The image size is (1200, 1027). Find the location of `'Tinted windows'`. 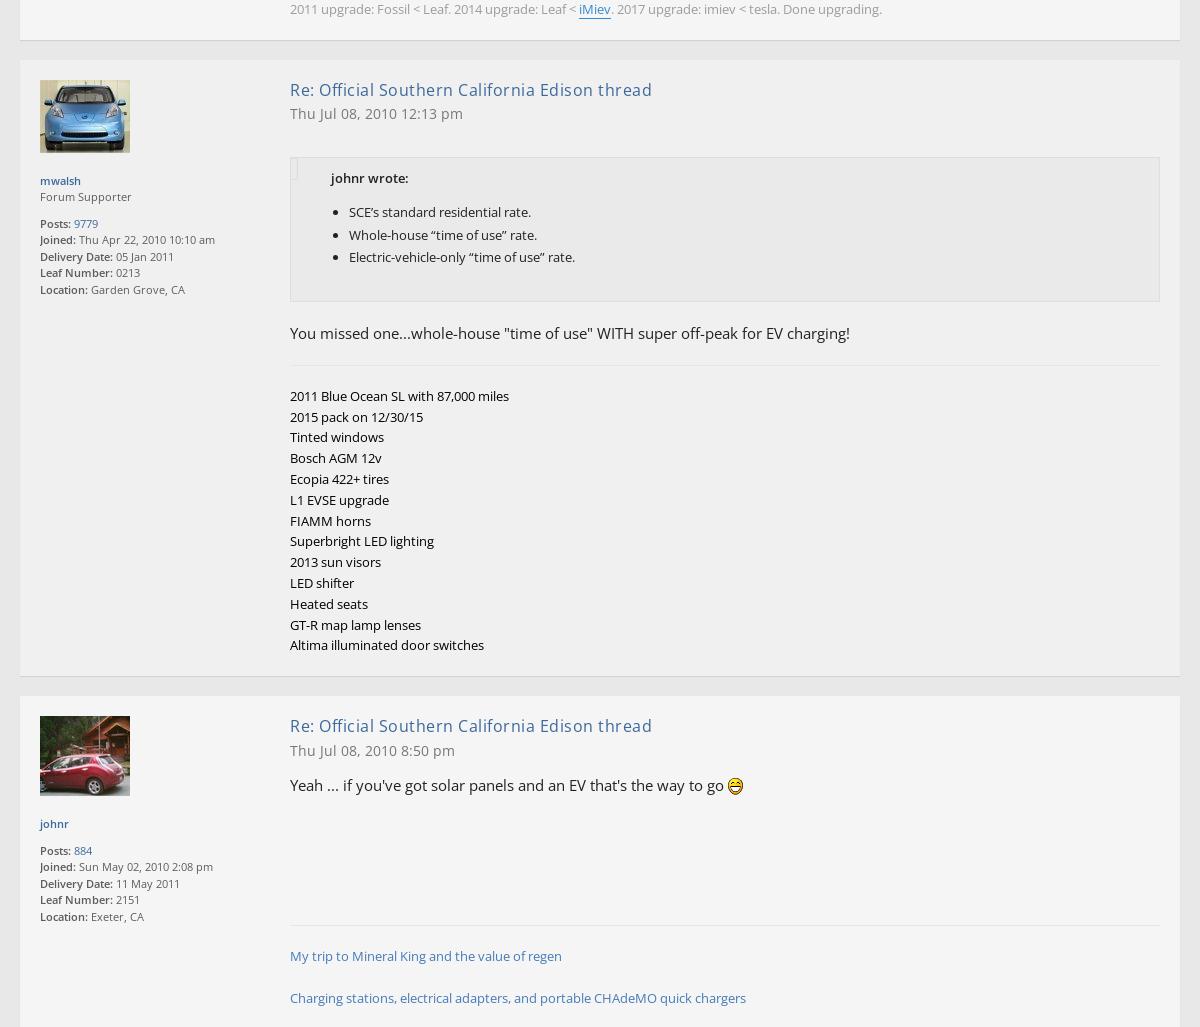

'Tinted windows' is located at coordinates (336, 435).